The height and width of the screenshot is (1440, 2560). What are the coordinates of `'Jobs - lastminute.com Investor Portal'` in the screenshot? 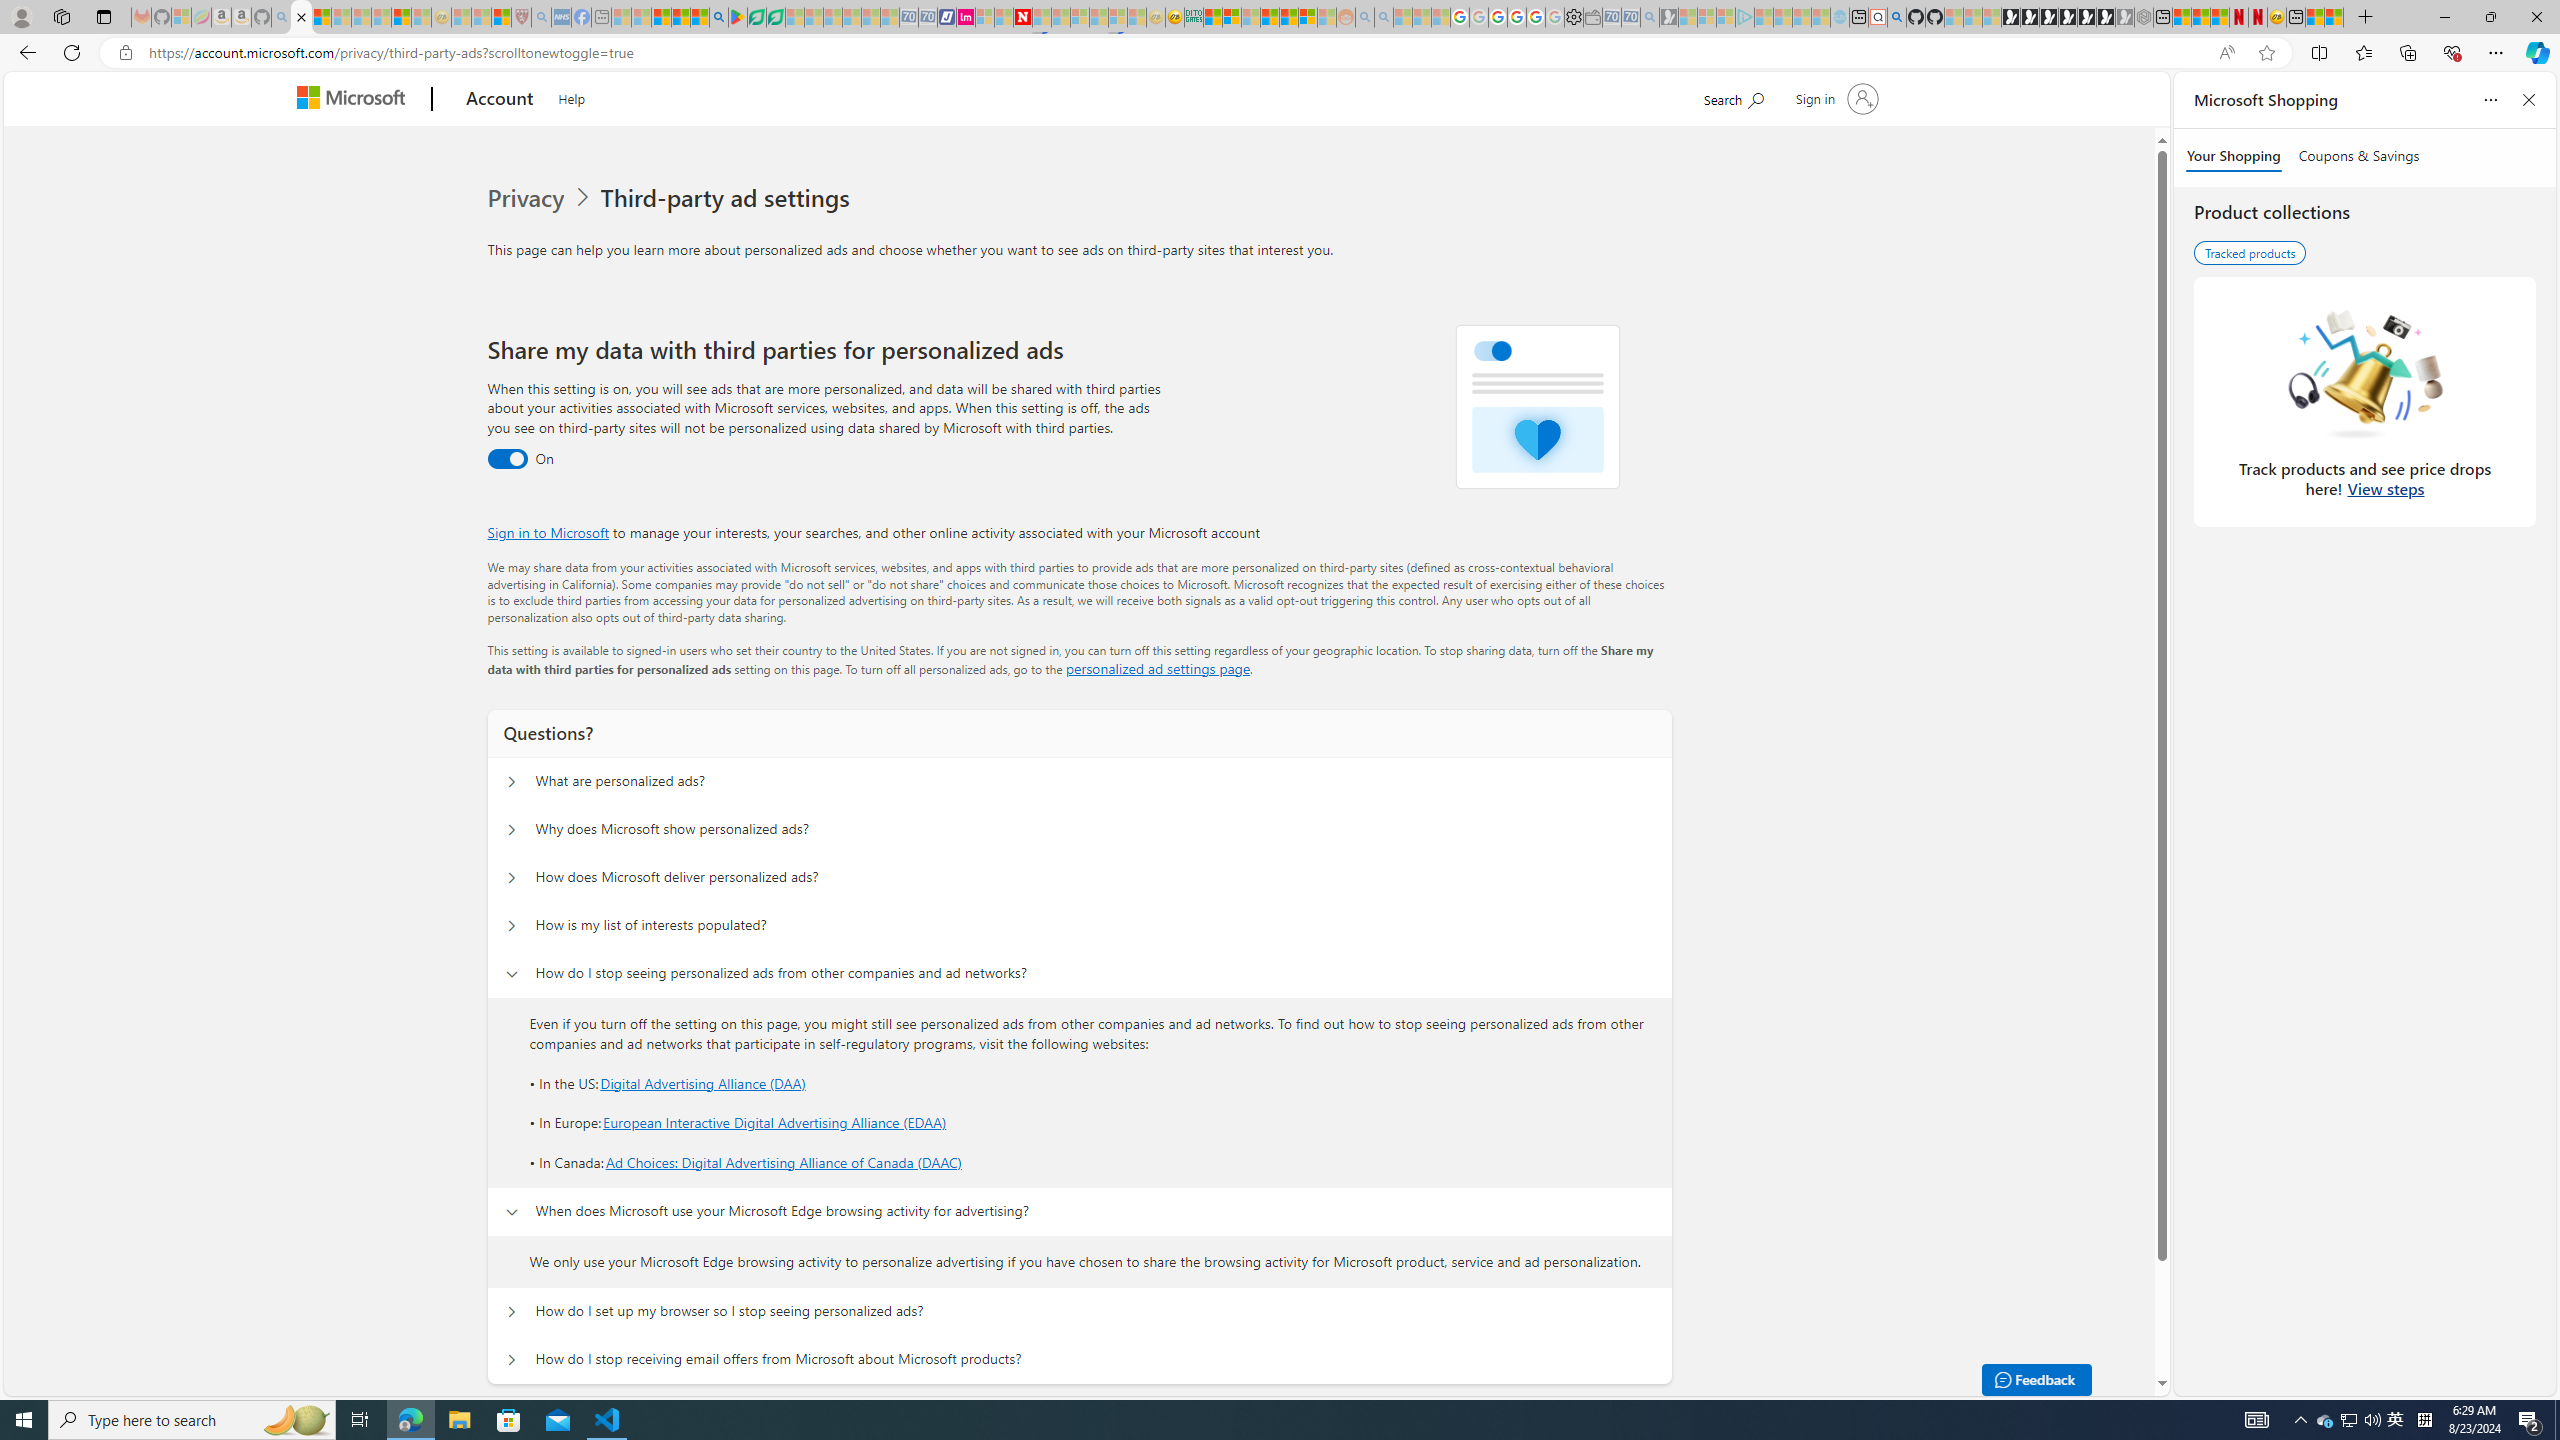 It's located at (965, 16).